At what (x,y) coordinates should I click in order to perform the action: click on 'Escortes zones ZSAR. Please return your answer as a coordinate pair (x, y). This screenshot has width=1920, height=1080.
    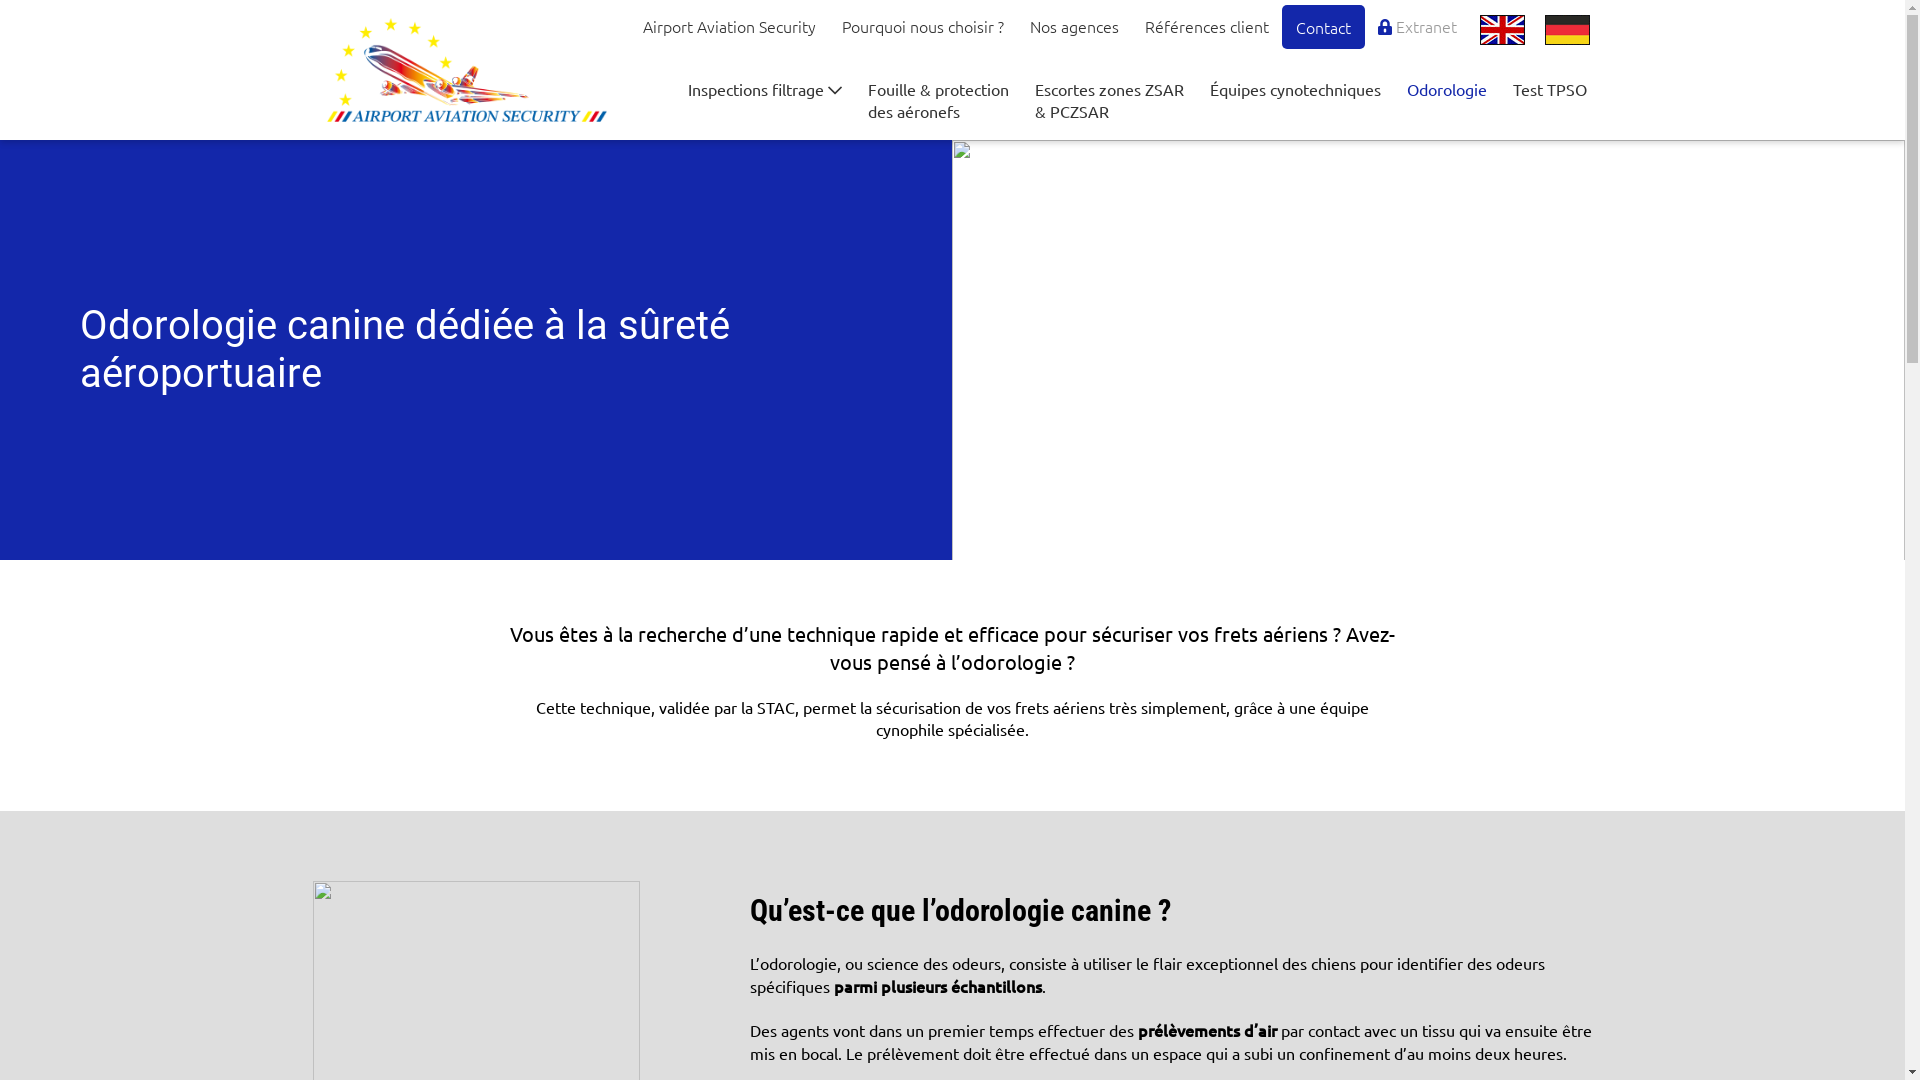
    Looking at the image, I should click on (1108, 100).